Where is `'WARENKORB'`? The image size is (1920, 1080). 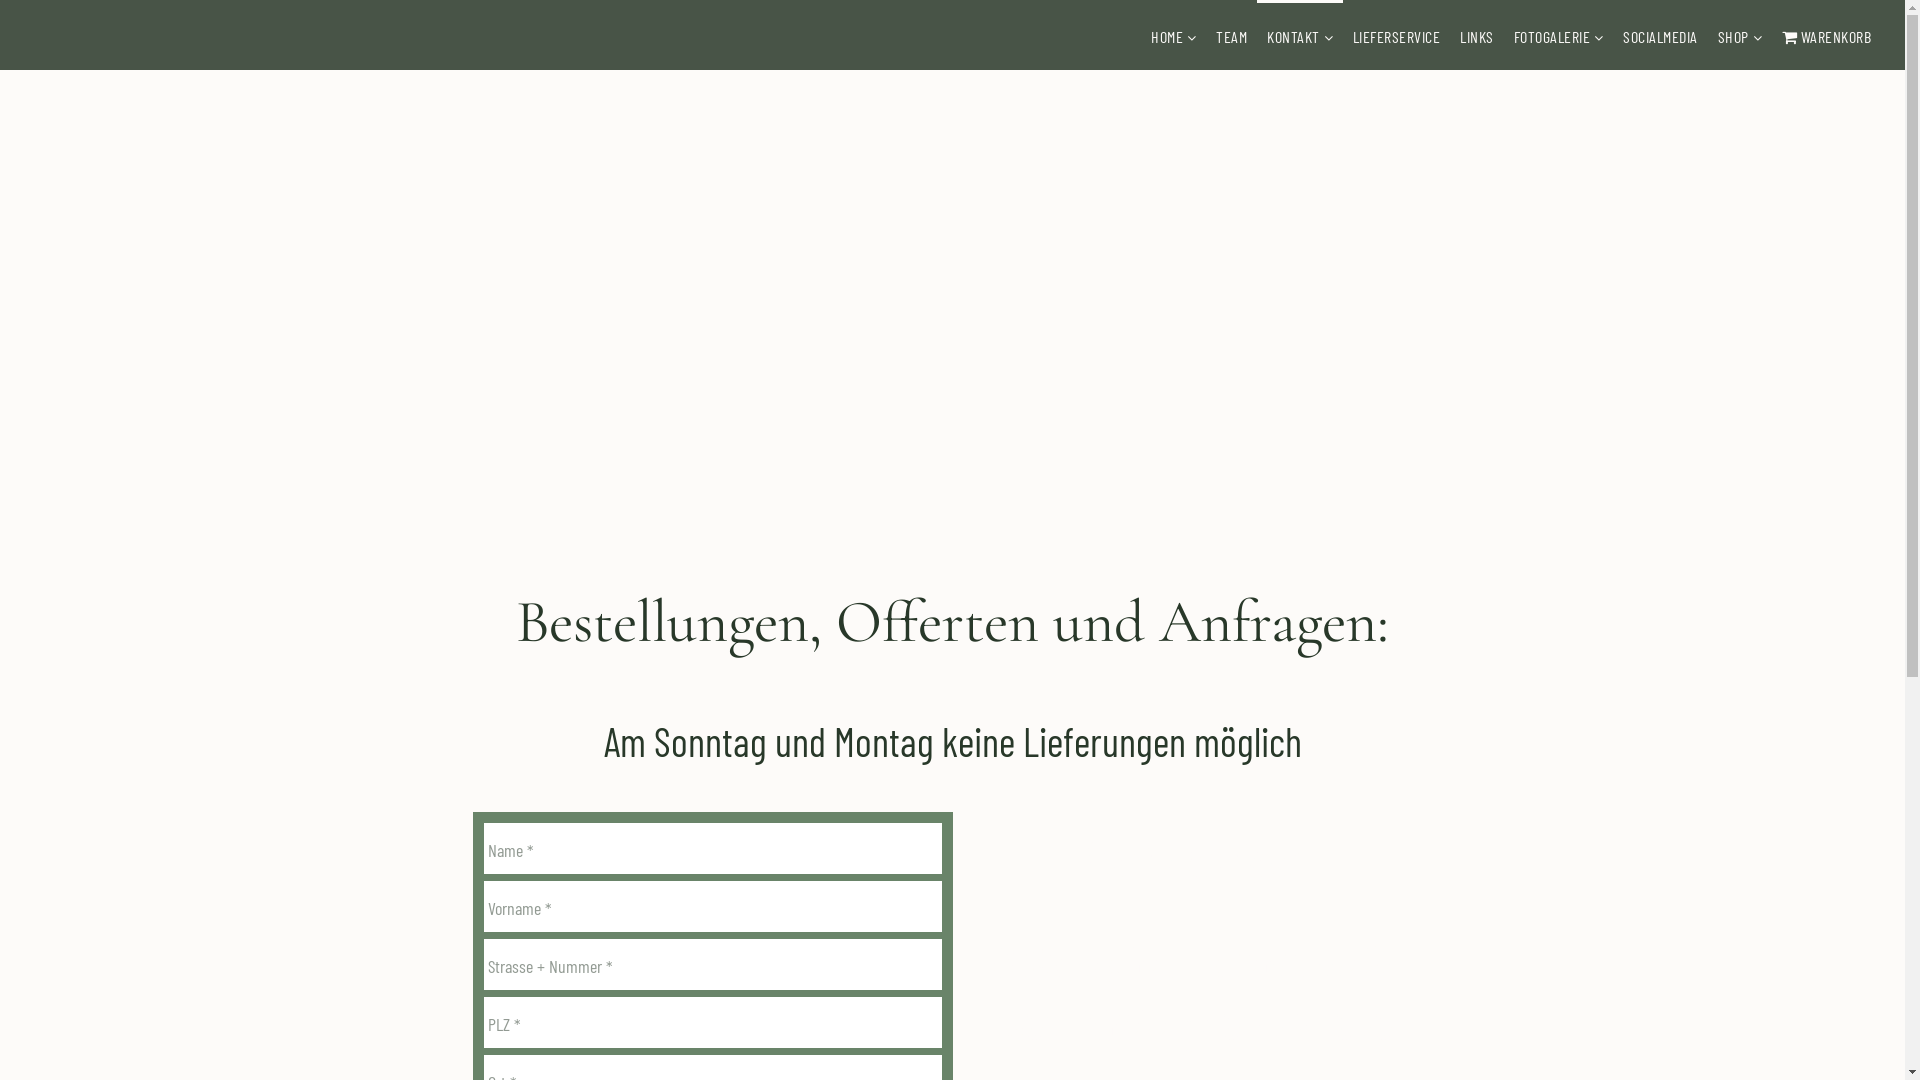 'WARENKORB' is located at coordinates (1771, 36).